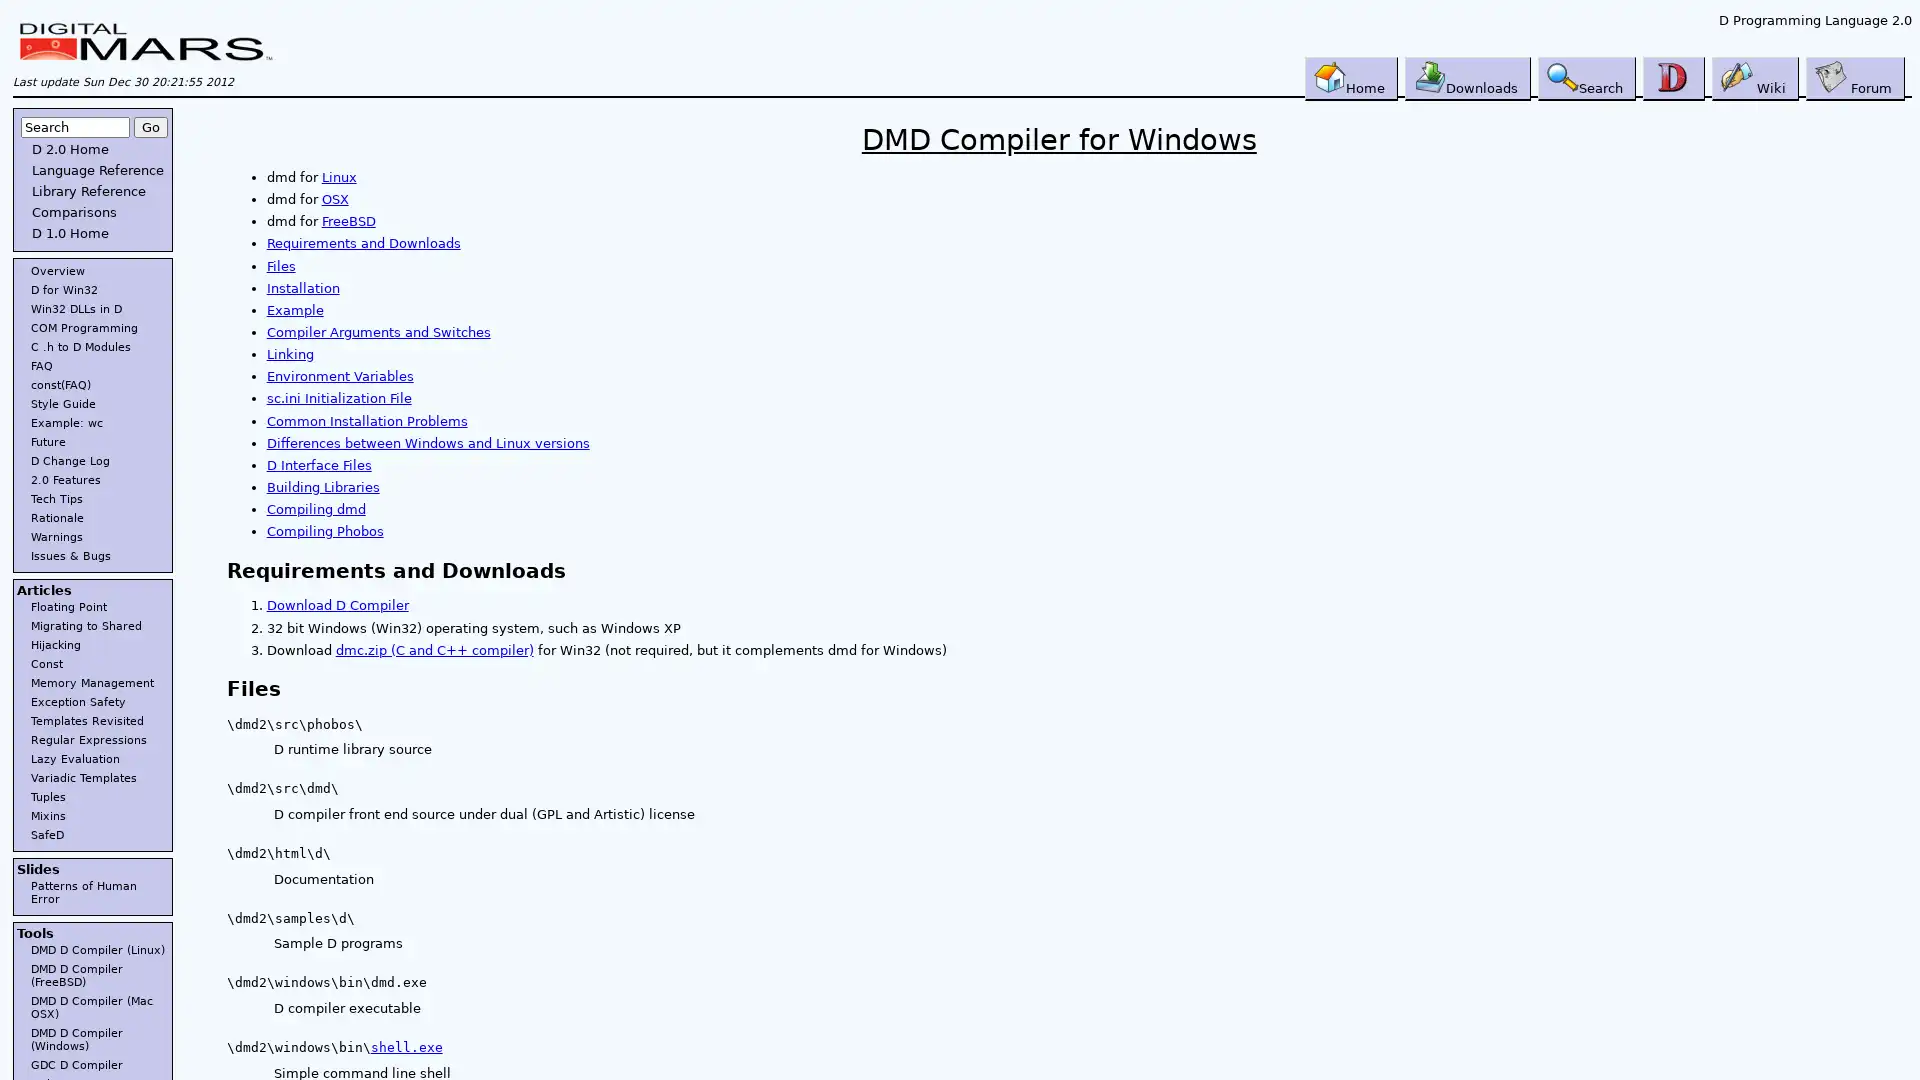 Image resolution: width=1920 pixels, height=1080 pixels. I want to click on Go, so click(149, 126).